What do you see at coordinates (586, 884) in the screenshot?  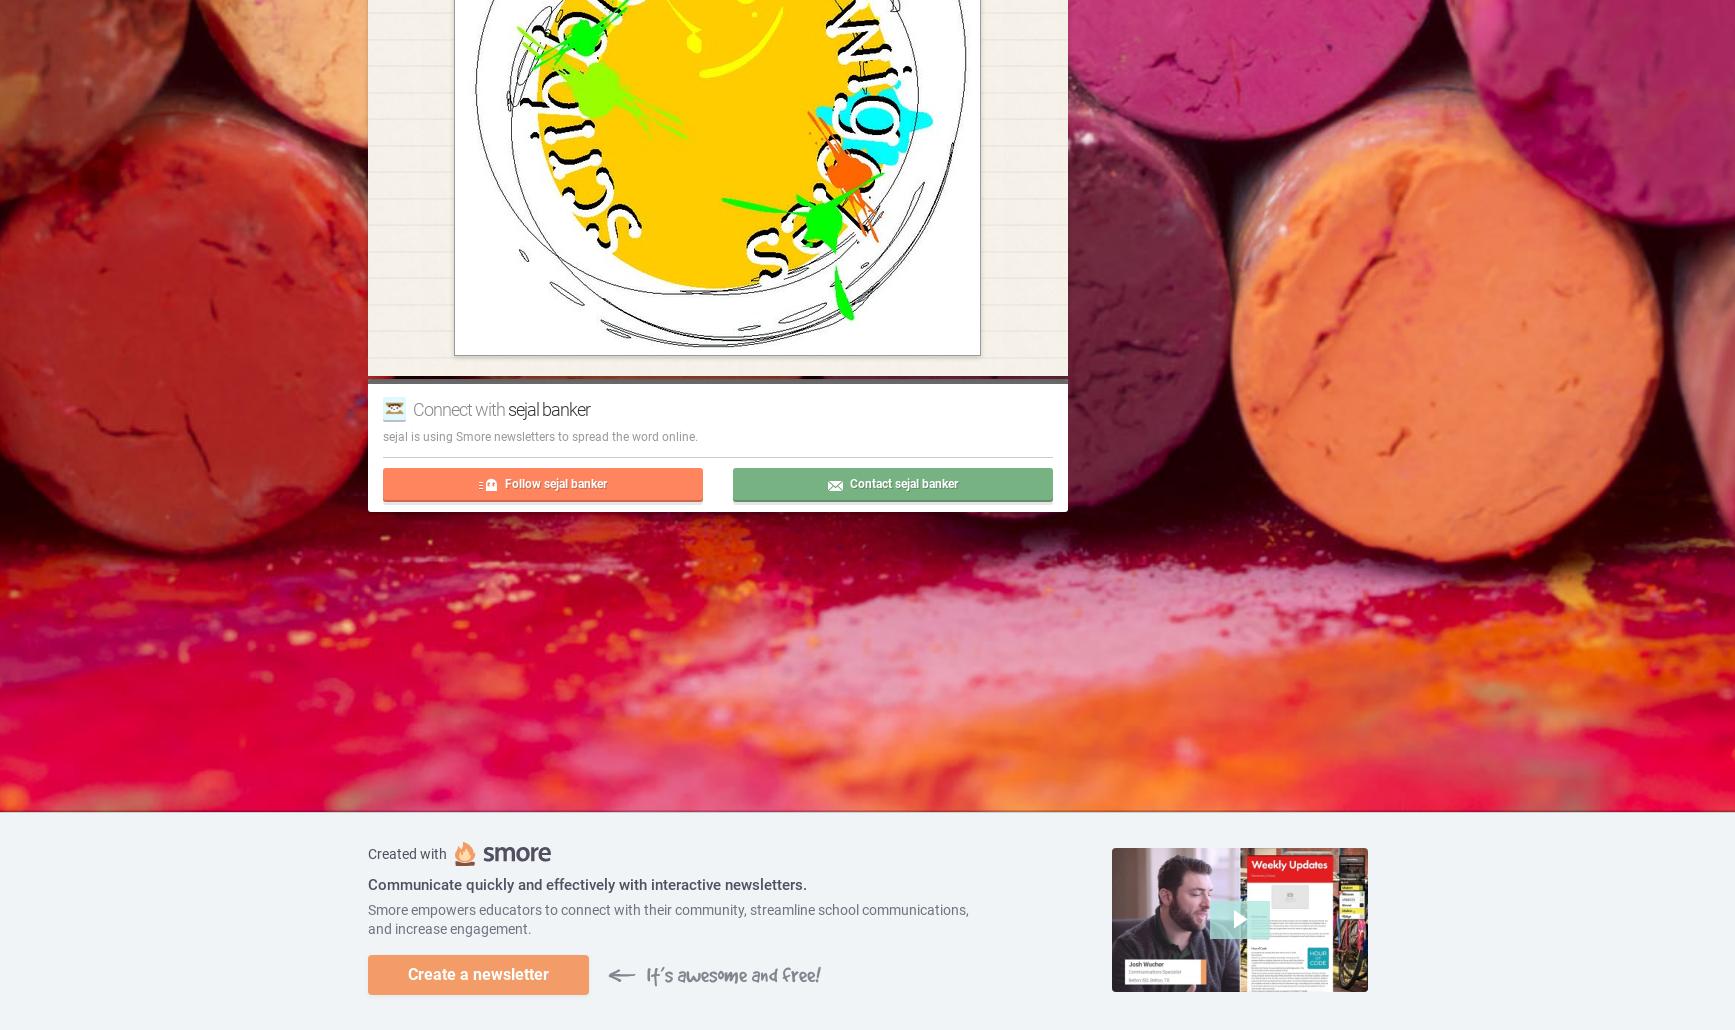 I see `'Communicate quickly and effectively with interactive newsletters.'` at bounding box center [586, 884].